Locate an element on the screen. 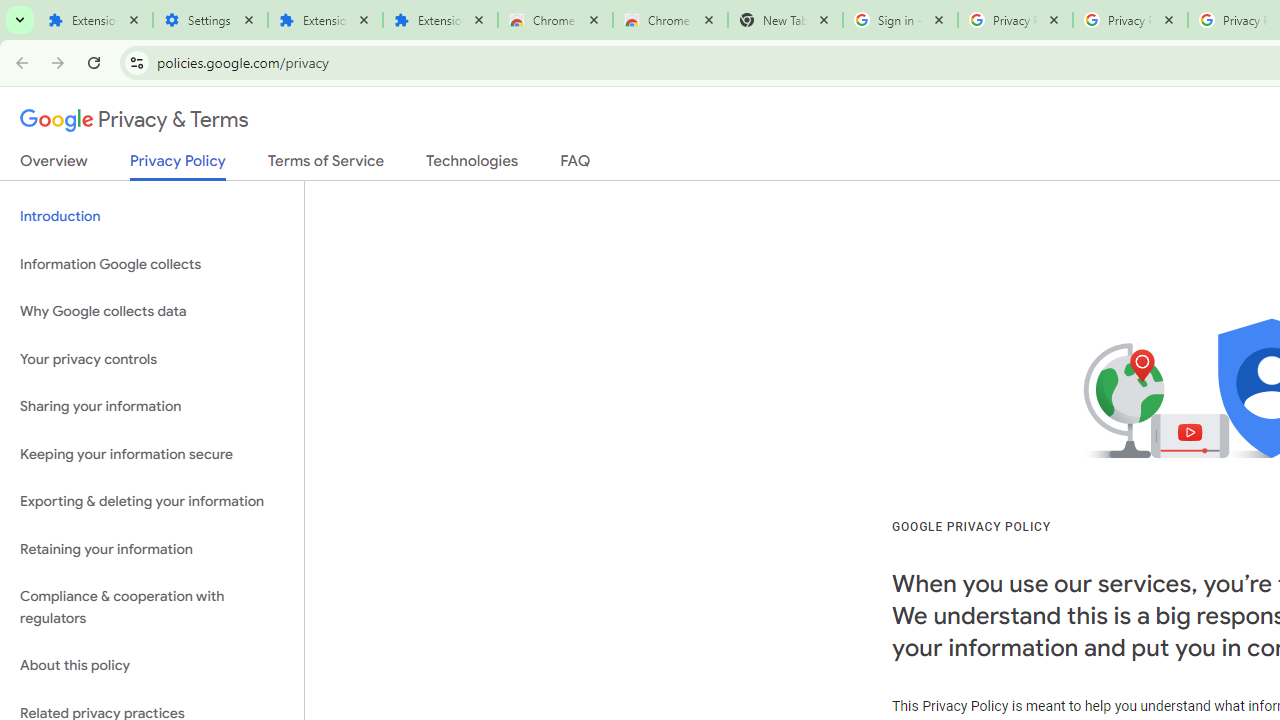  'Settings' is located at coordinates (209, 20).